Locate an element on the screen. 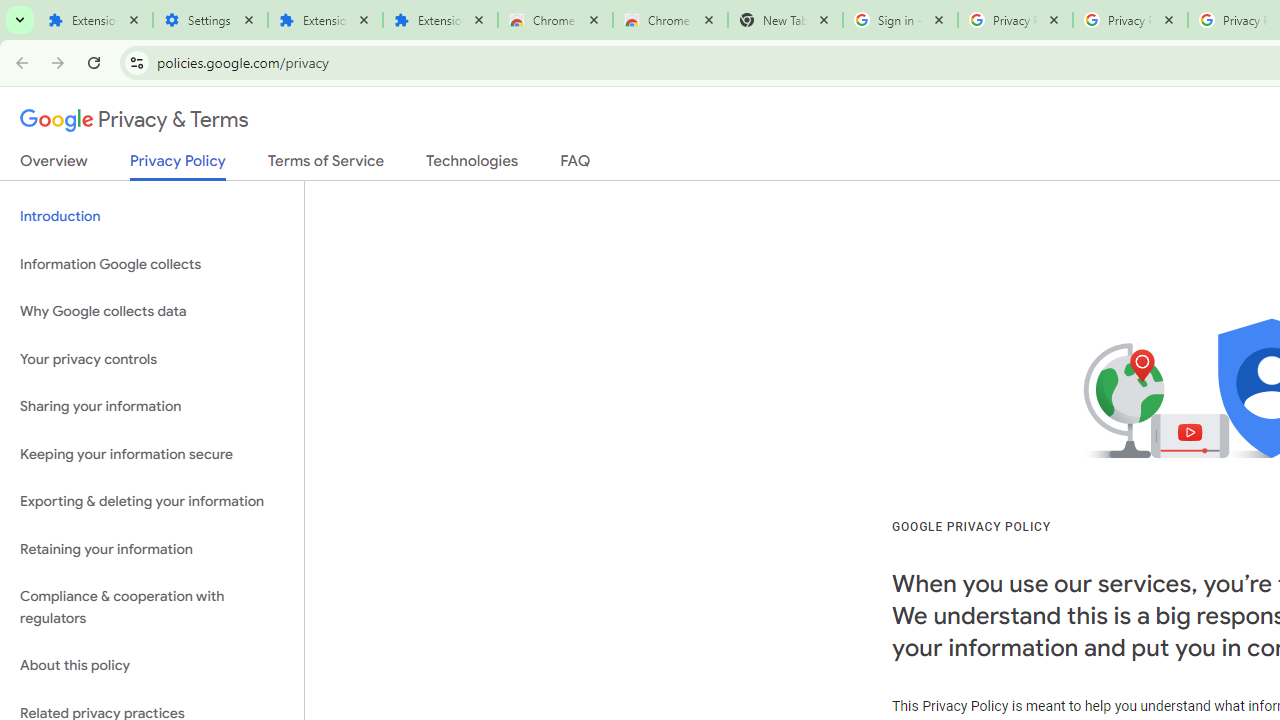  'Settings' is located at coordinates (209, 20).